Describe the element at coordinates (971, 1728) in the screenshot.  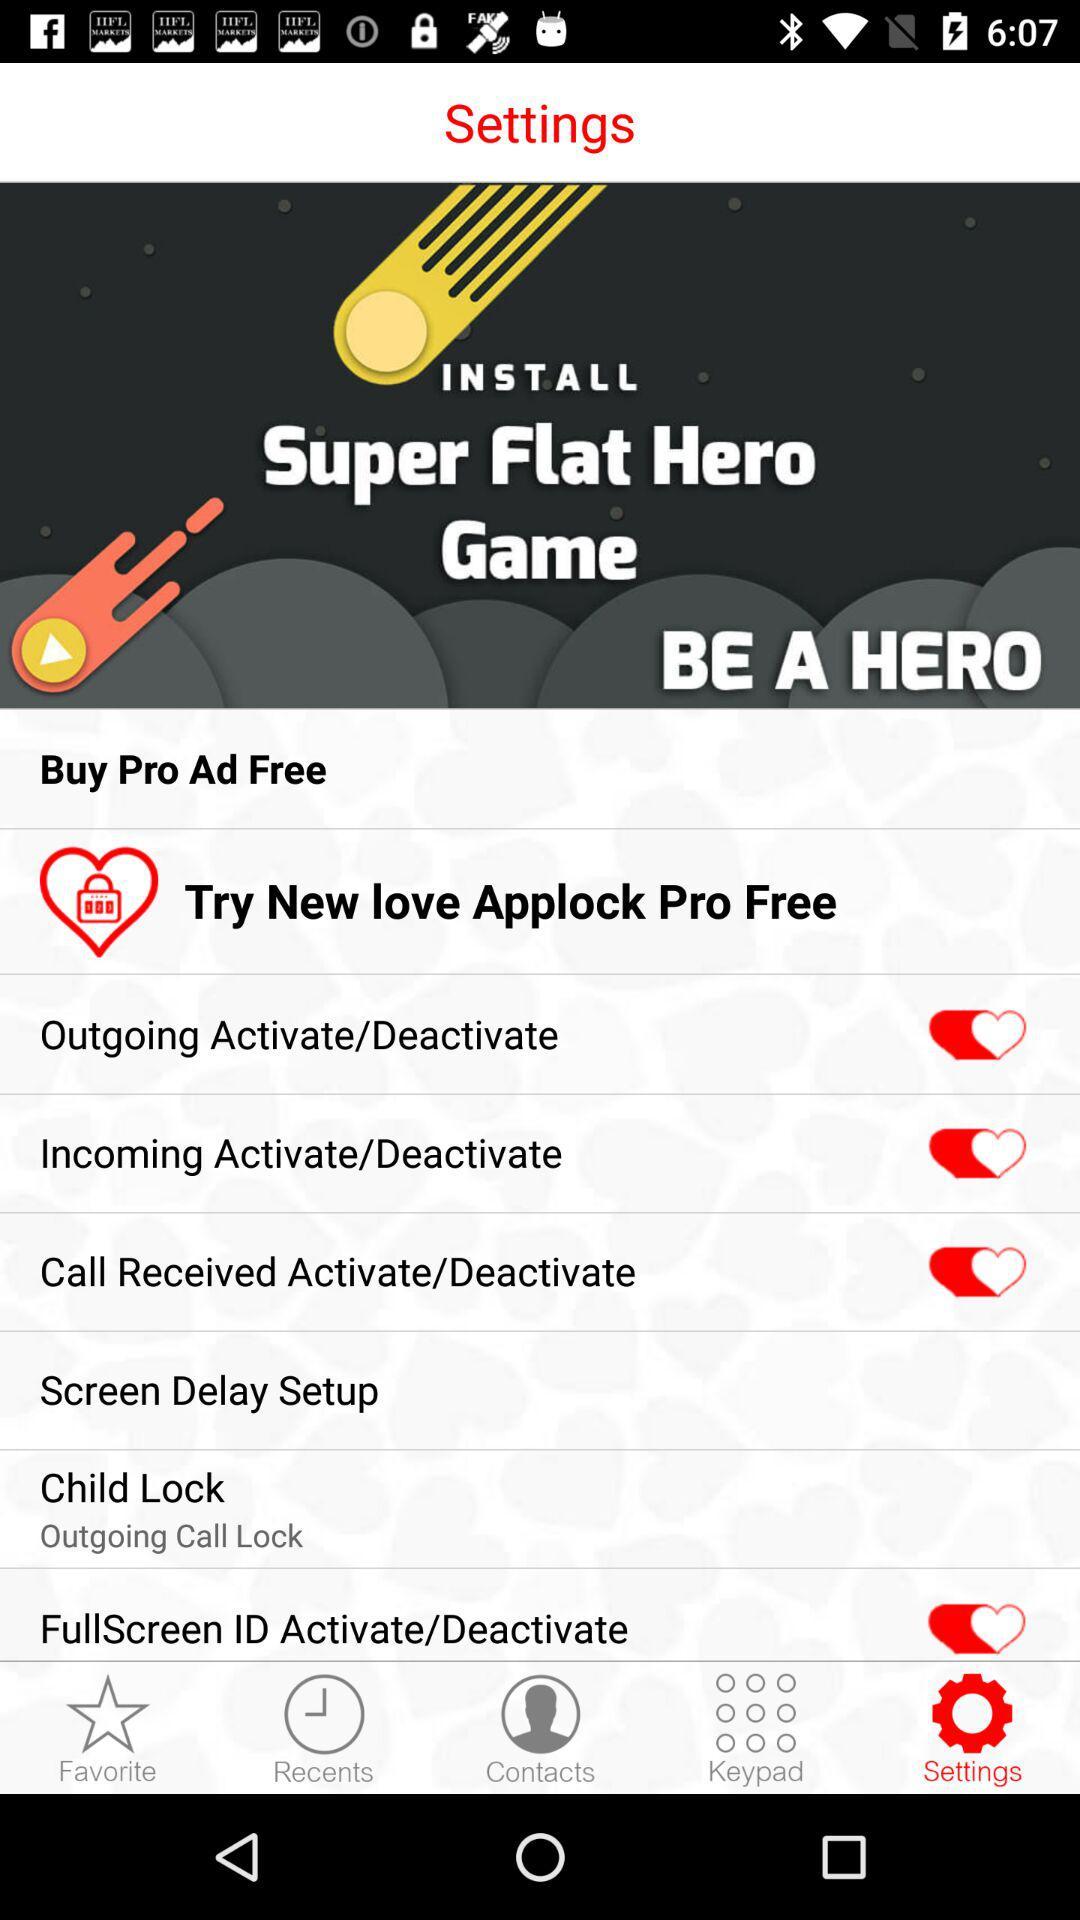
I see `settings option` at that location.